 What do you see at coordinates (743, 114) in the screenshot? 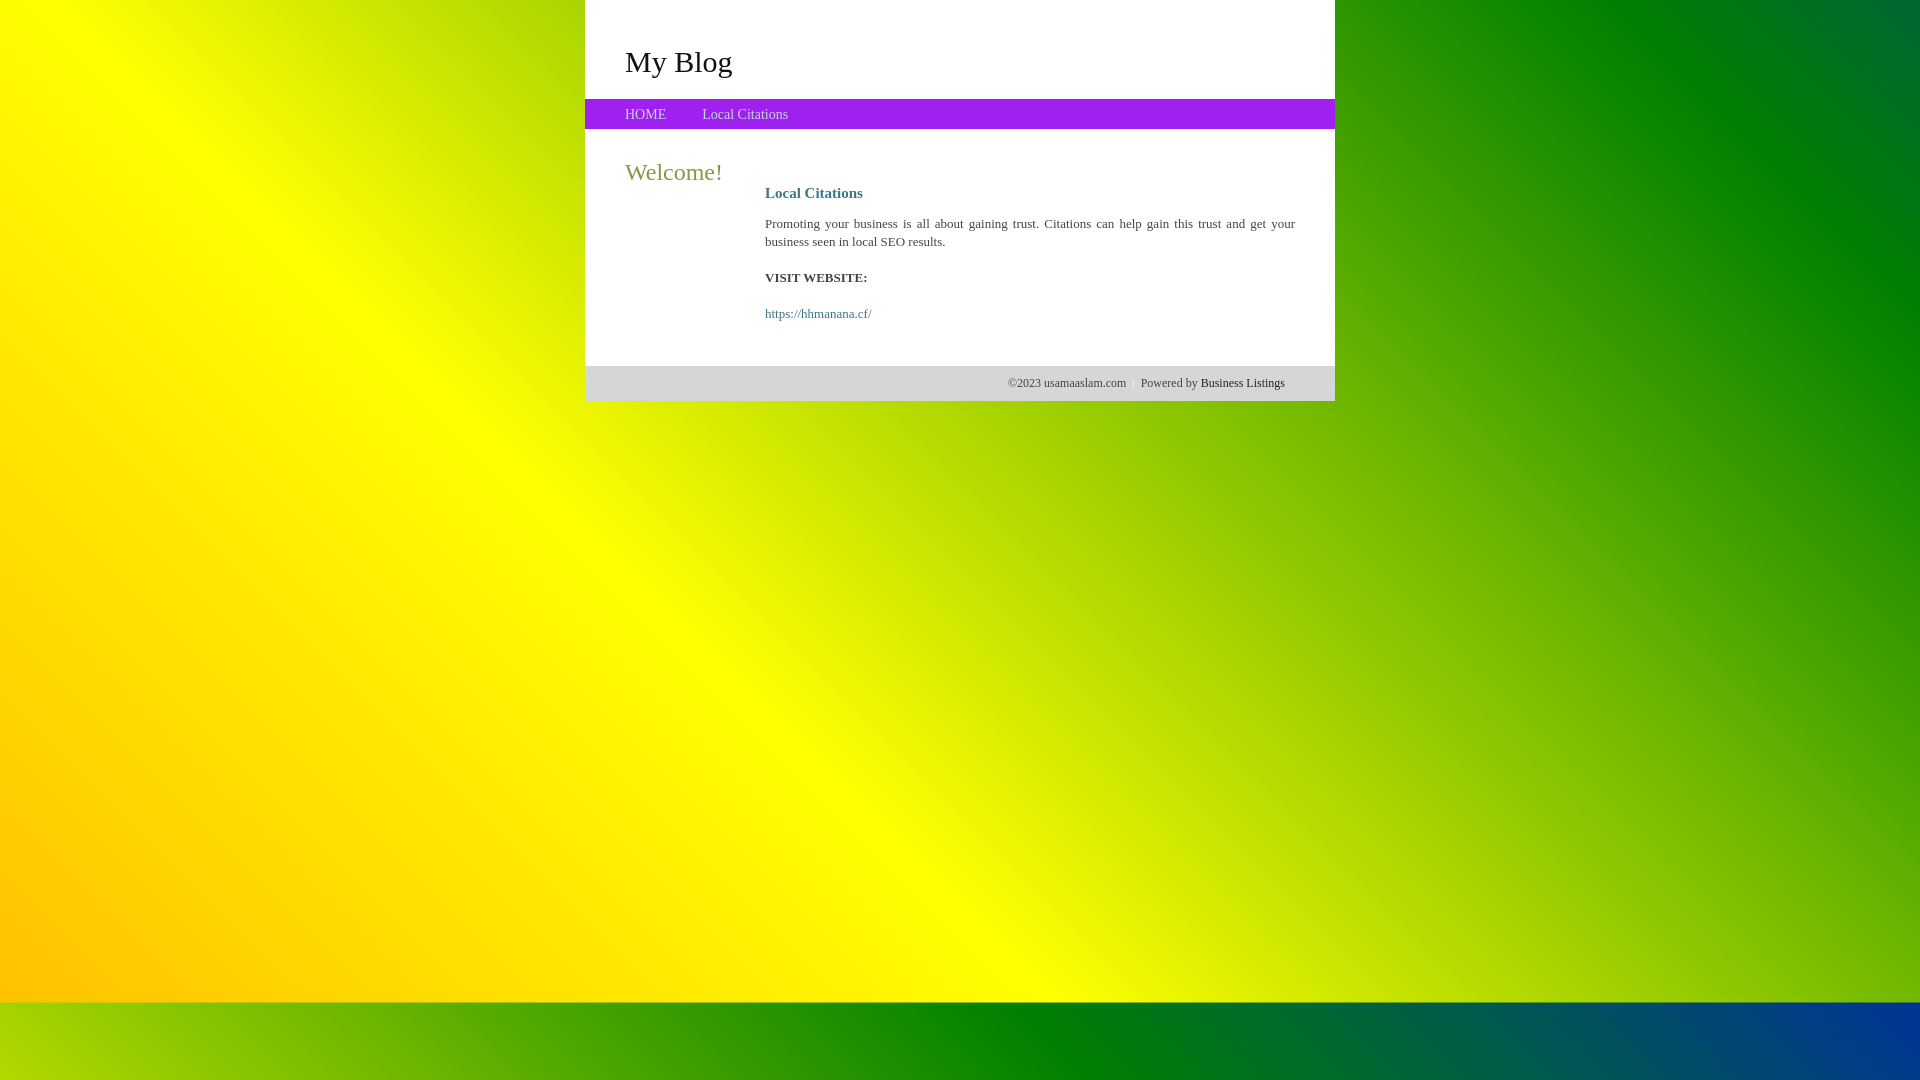
I see `'Local Citations'` at bounding box center [743, 114].